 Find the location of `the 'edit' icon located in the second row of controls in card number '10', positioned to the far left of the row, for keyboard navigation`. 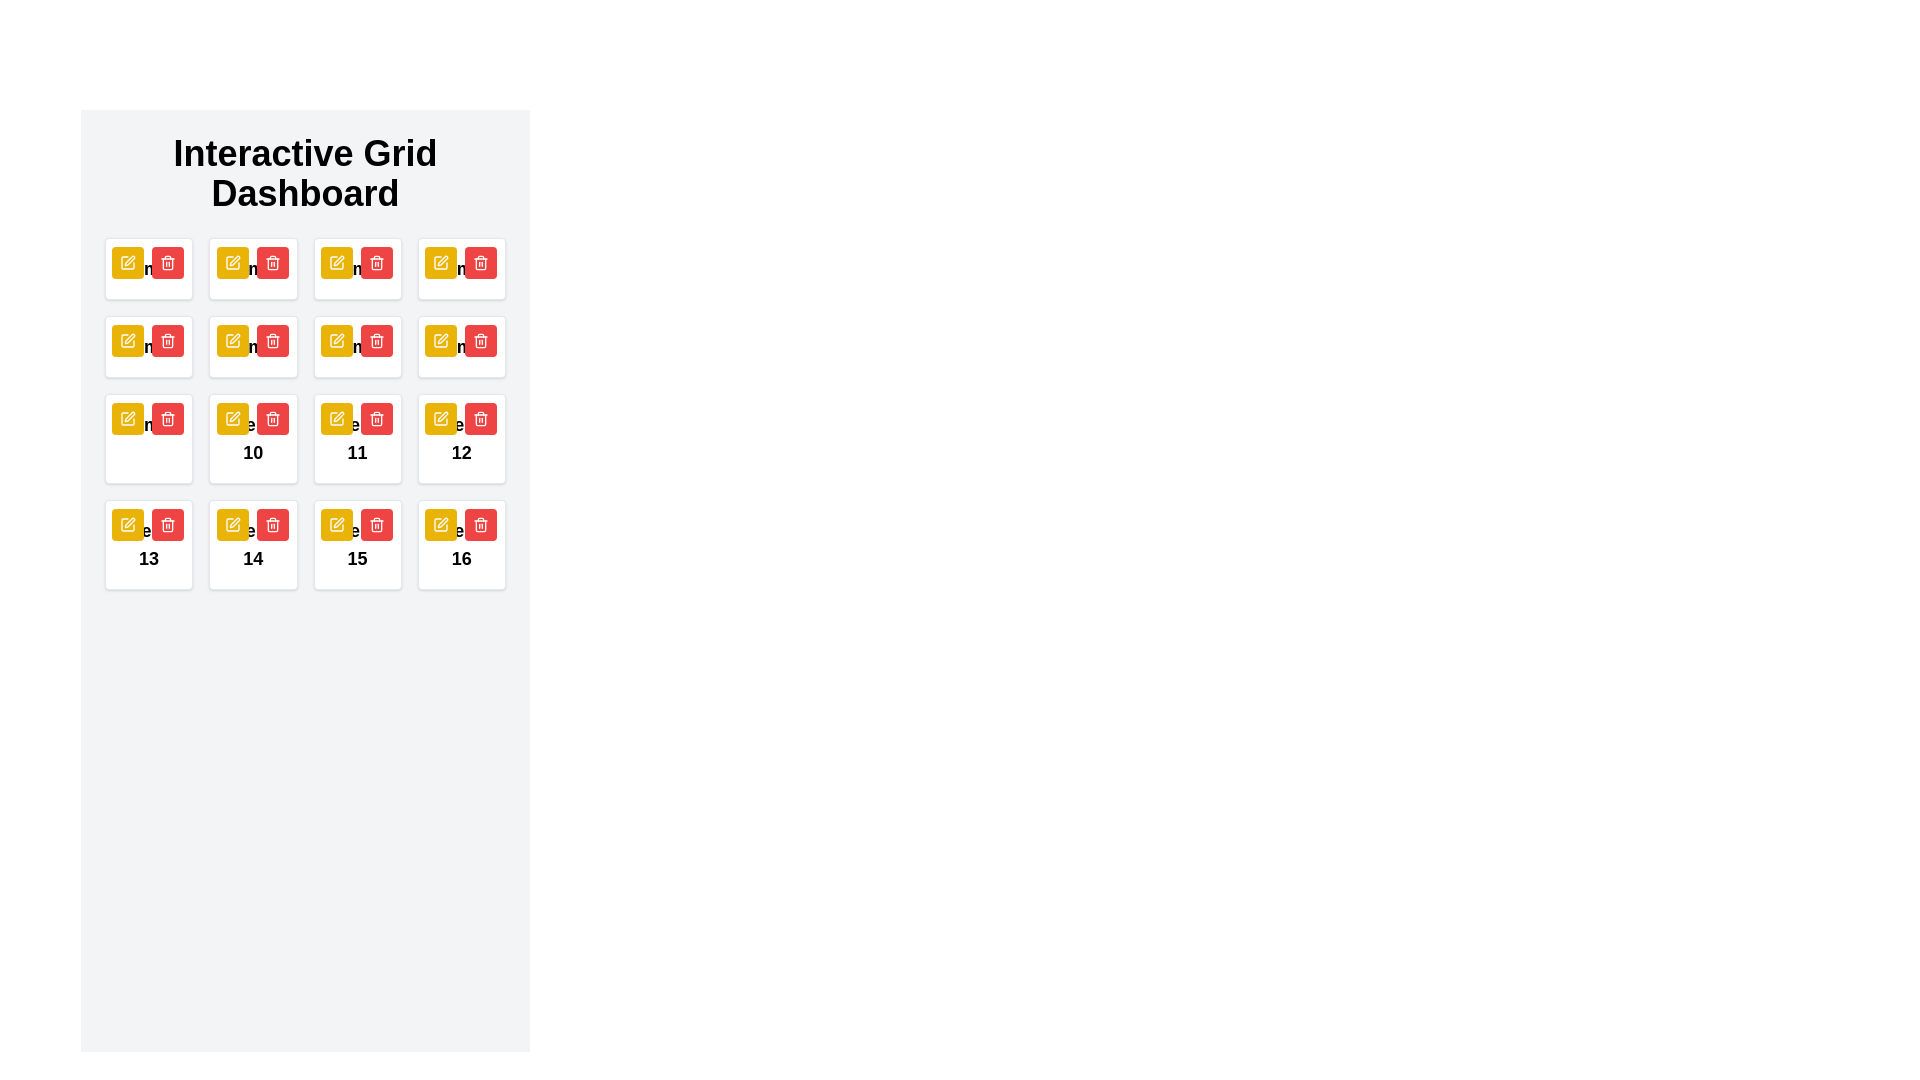

the 'edit' icon located in the second row of controls in card number '10', positioned to the far left of the row, for keyboard navigation is located at coordinates (234, 415).